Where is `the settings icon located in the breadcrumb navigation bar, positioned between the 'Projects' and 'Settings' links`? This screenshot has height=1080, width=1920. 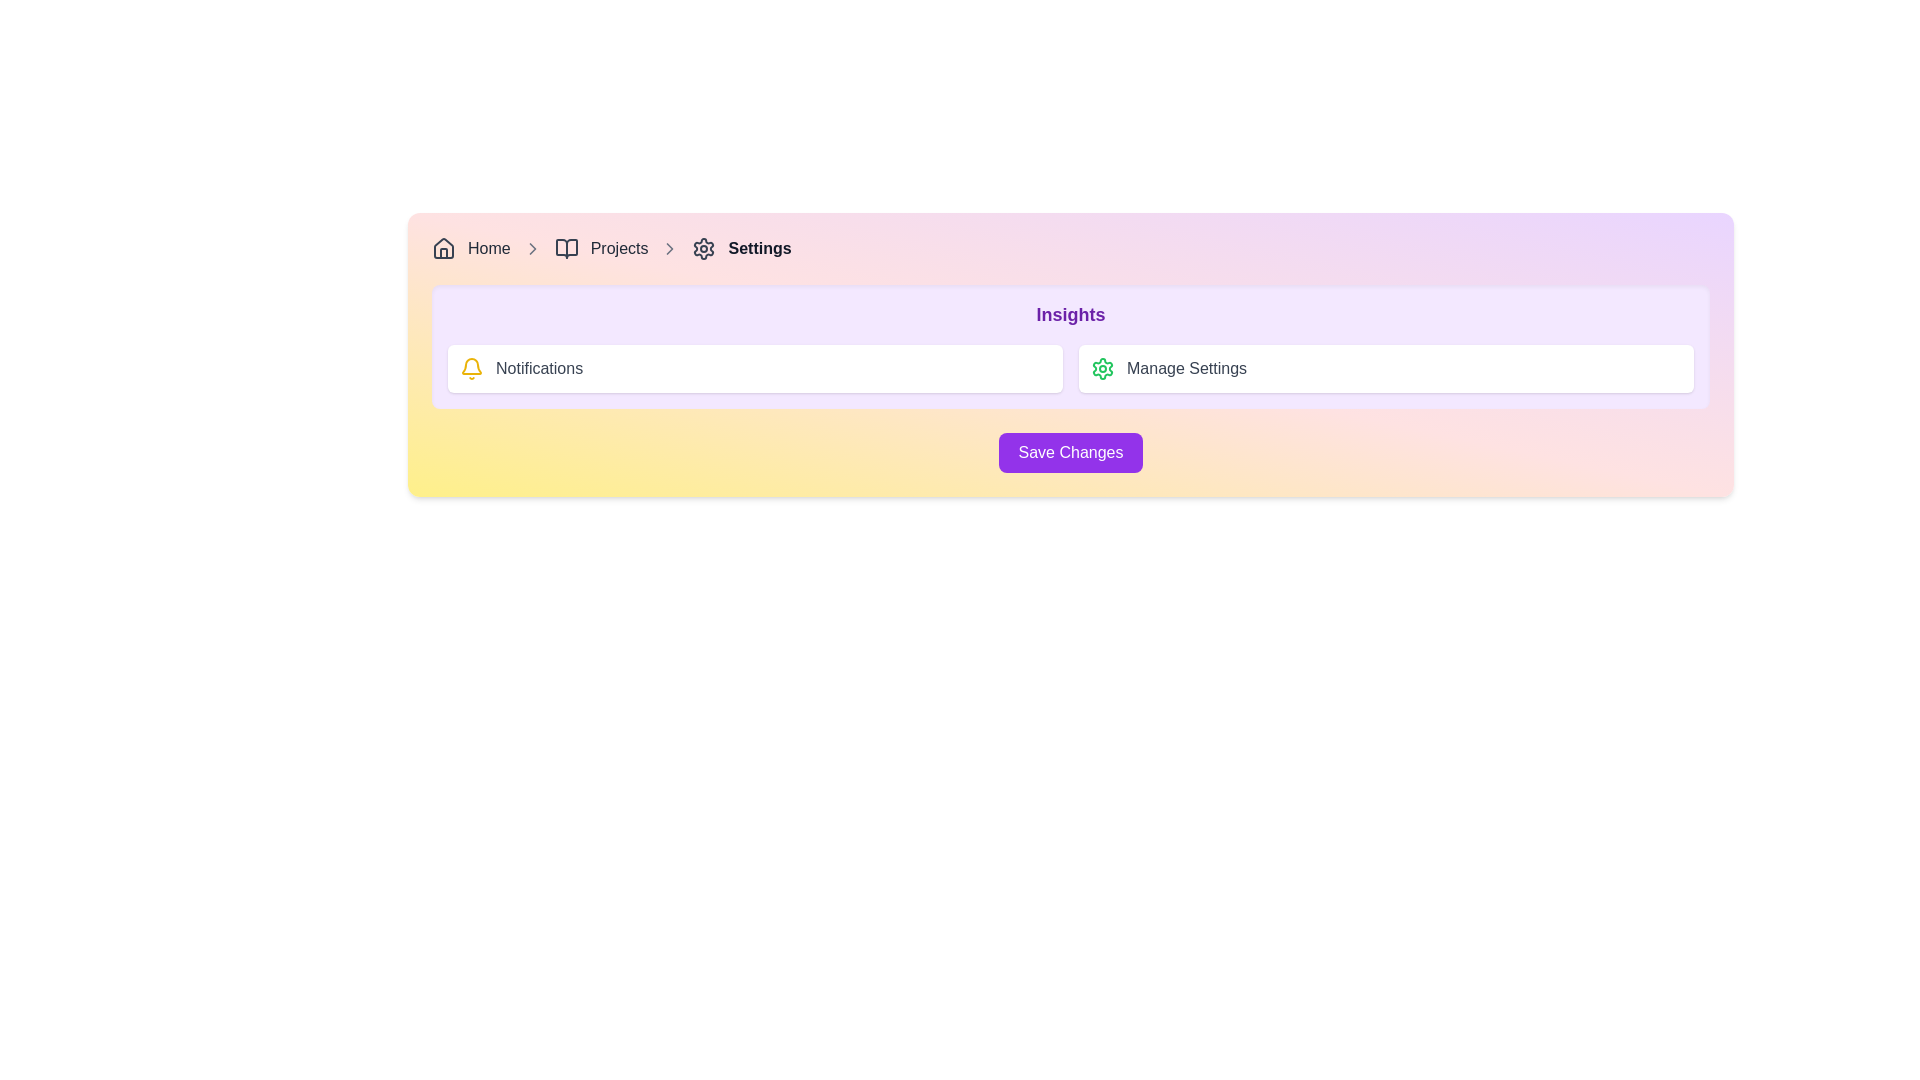
the settings icon located in the breadcrumb navigation bar, positioned between the 'Projects' and 'Settings' links is located at coordinates (704, 248).